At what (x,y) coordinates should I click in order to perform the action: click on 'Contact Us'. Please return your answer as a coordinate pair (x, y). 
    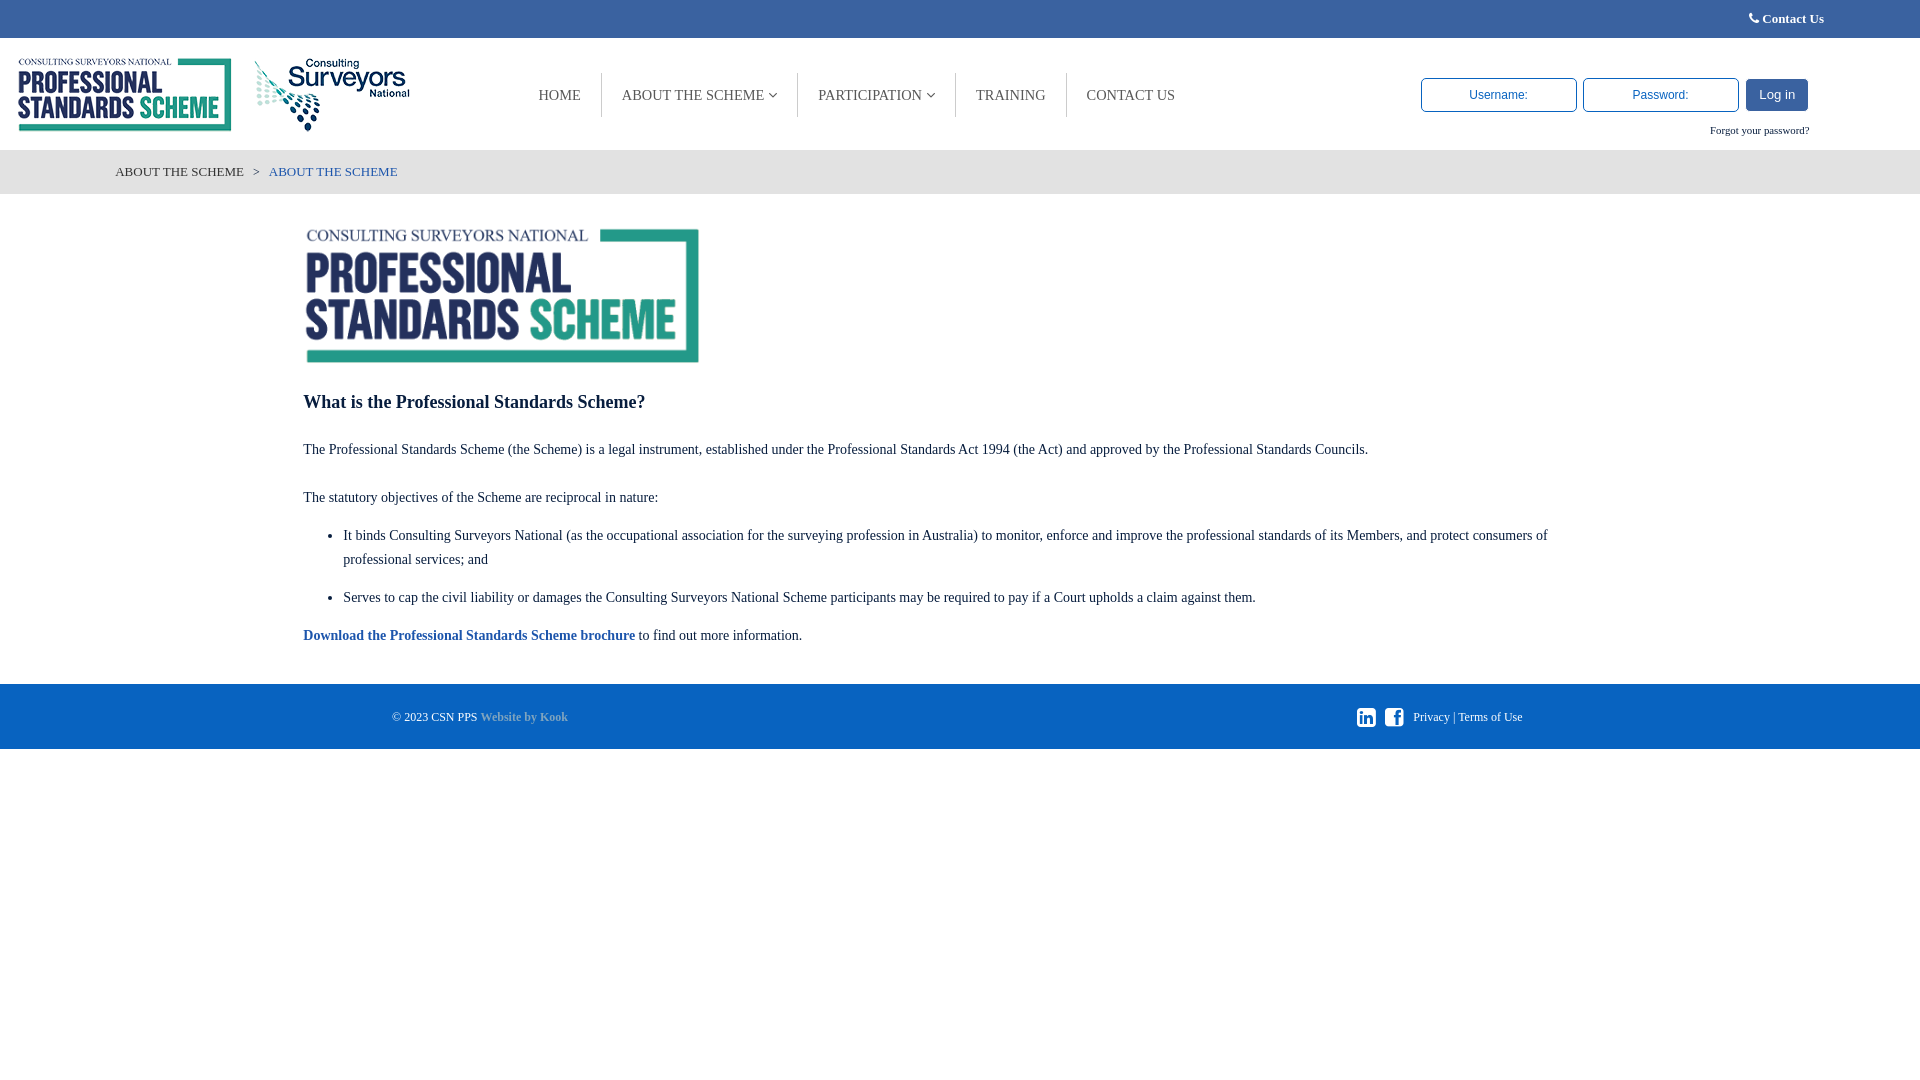
    Looking at the image, I should click on (1793, 18).